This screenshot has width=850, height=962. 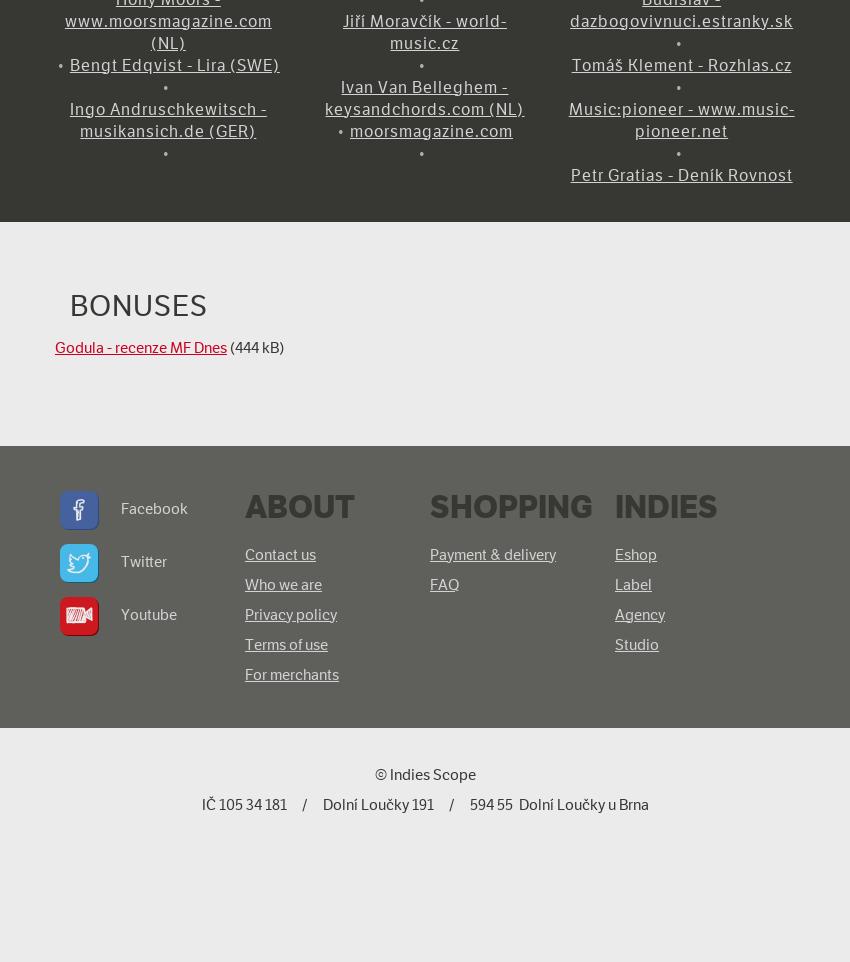 What do you see at coordinates (635, 643) in the screenshot?
I see `'Studio'` at bounding box center [635, 643].